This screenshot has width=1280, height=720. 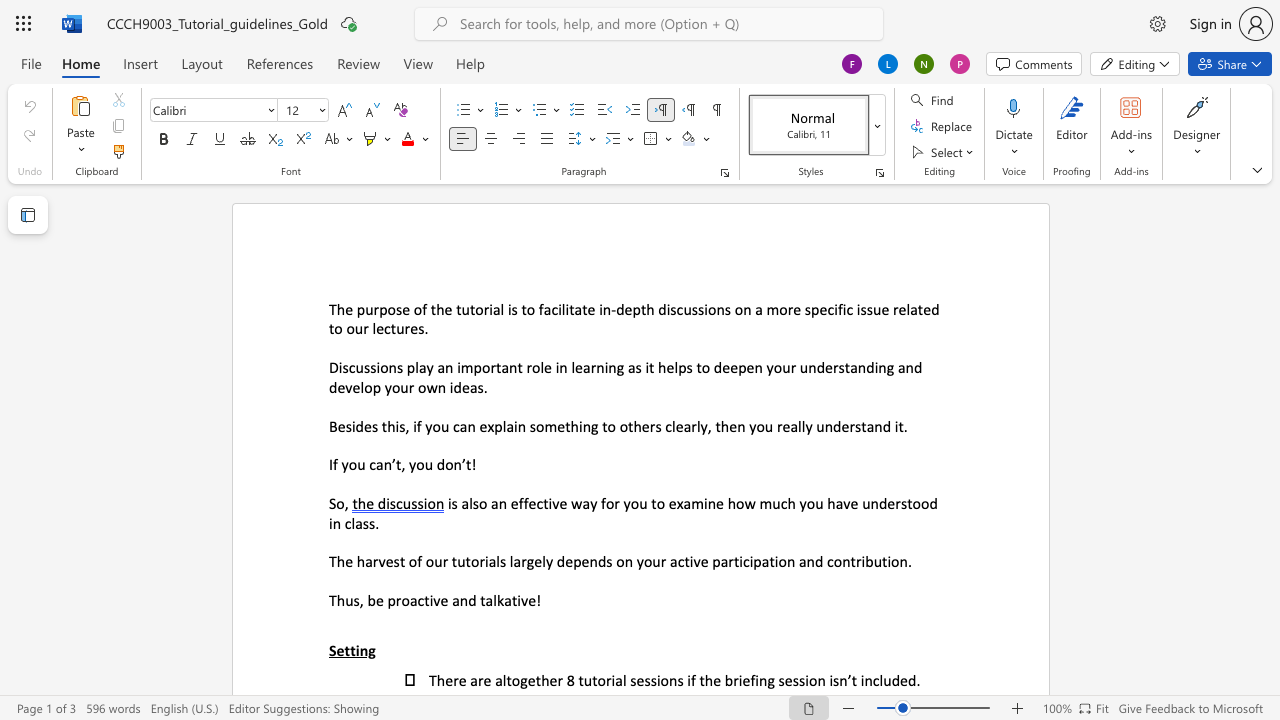 What do you see at coordinates (588, 561) in the screenshot?
I see `the space between the continuous character "e" and "n" in the text` at bounding box center [588, 561].